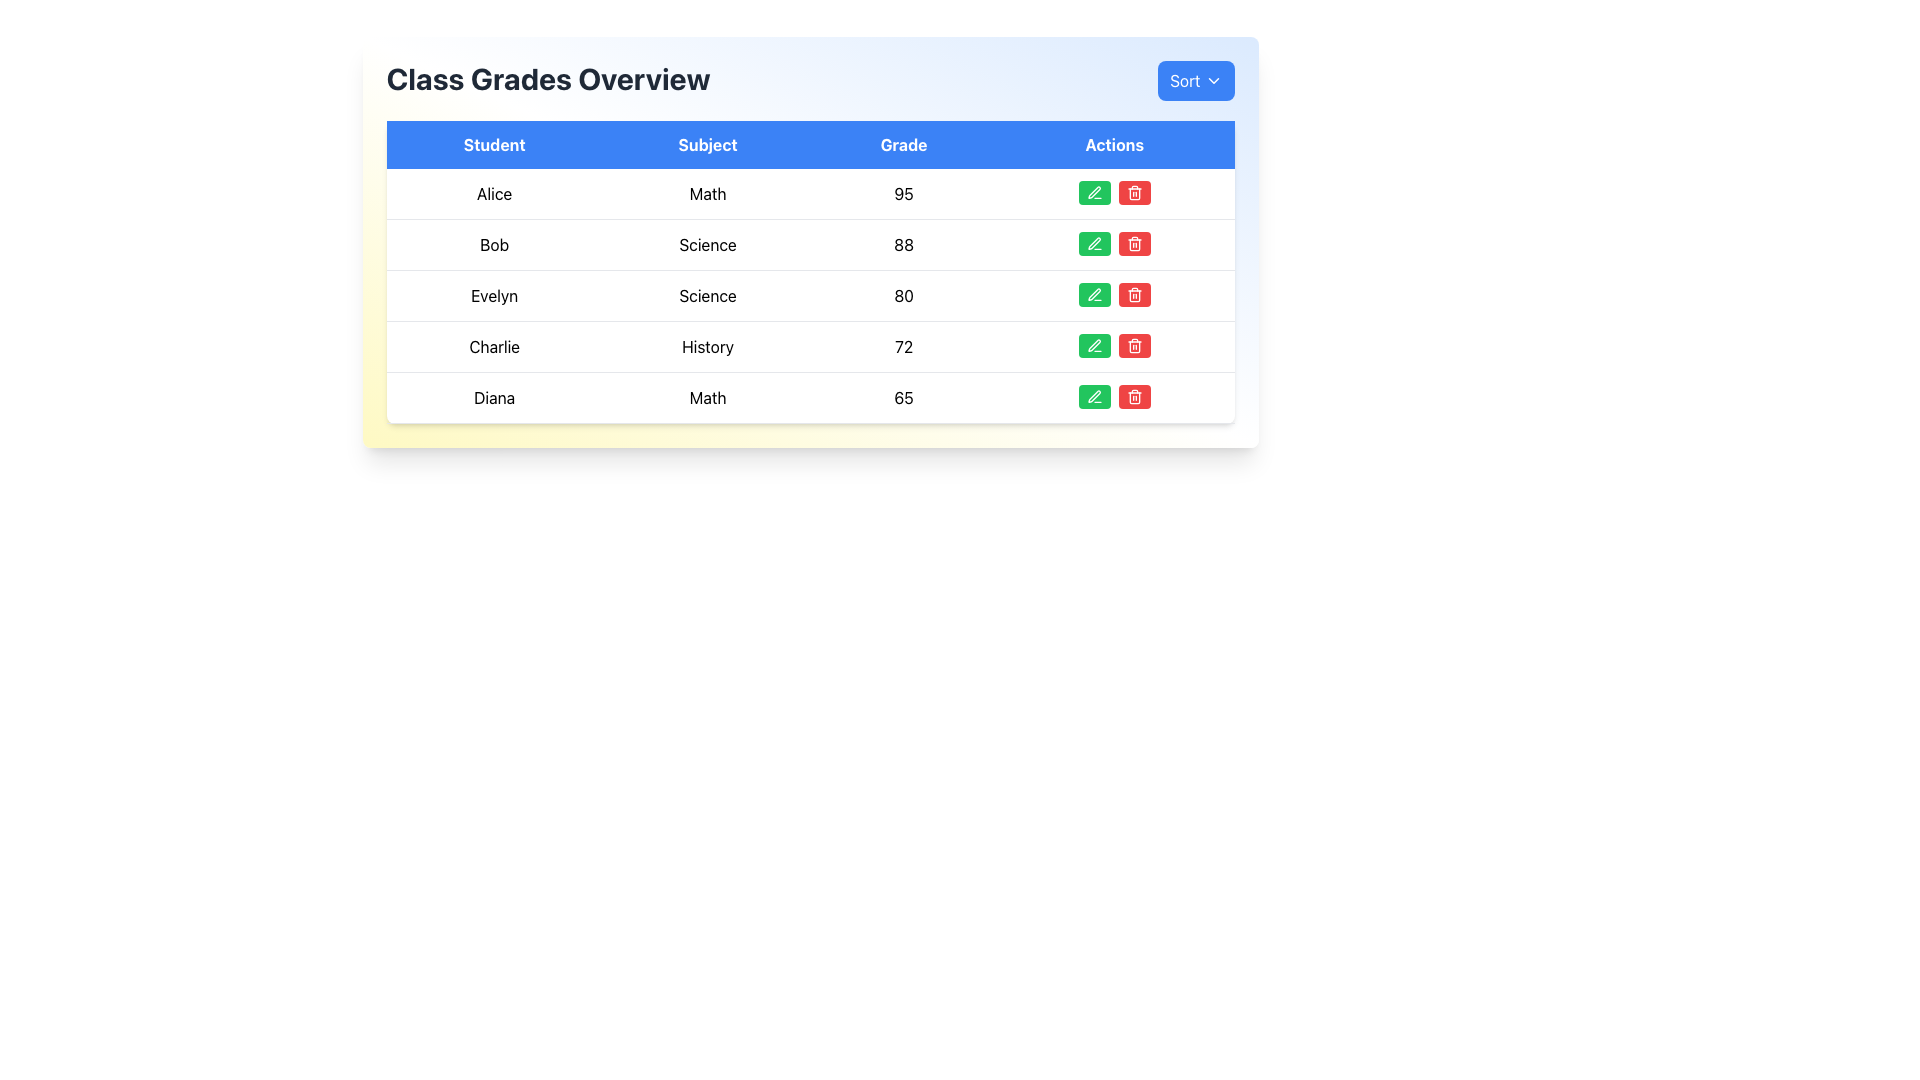 This screenshot has height=1080, width=1920. Describe the element at coordinates (903, 296) in the screenshot. I see `the table cell displaying the student's grade for the subject in the third row and third column, located adjacent to 'Science' on the left` at that location.